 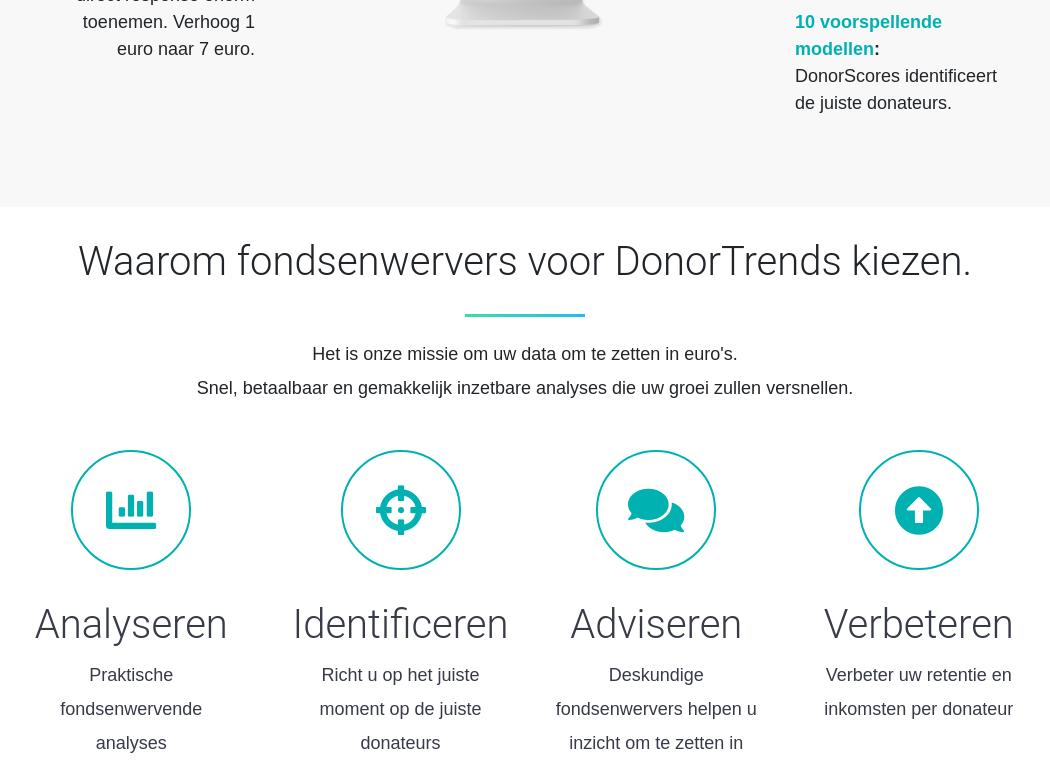 What do you see at coordinates (793, 34) in the screenshot?
I see `'10 voorspellende modellen'` at bounding box center [793, 34].